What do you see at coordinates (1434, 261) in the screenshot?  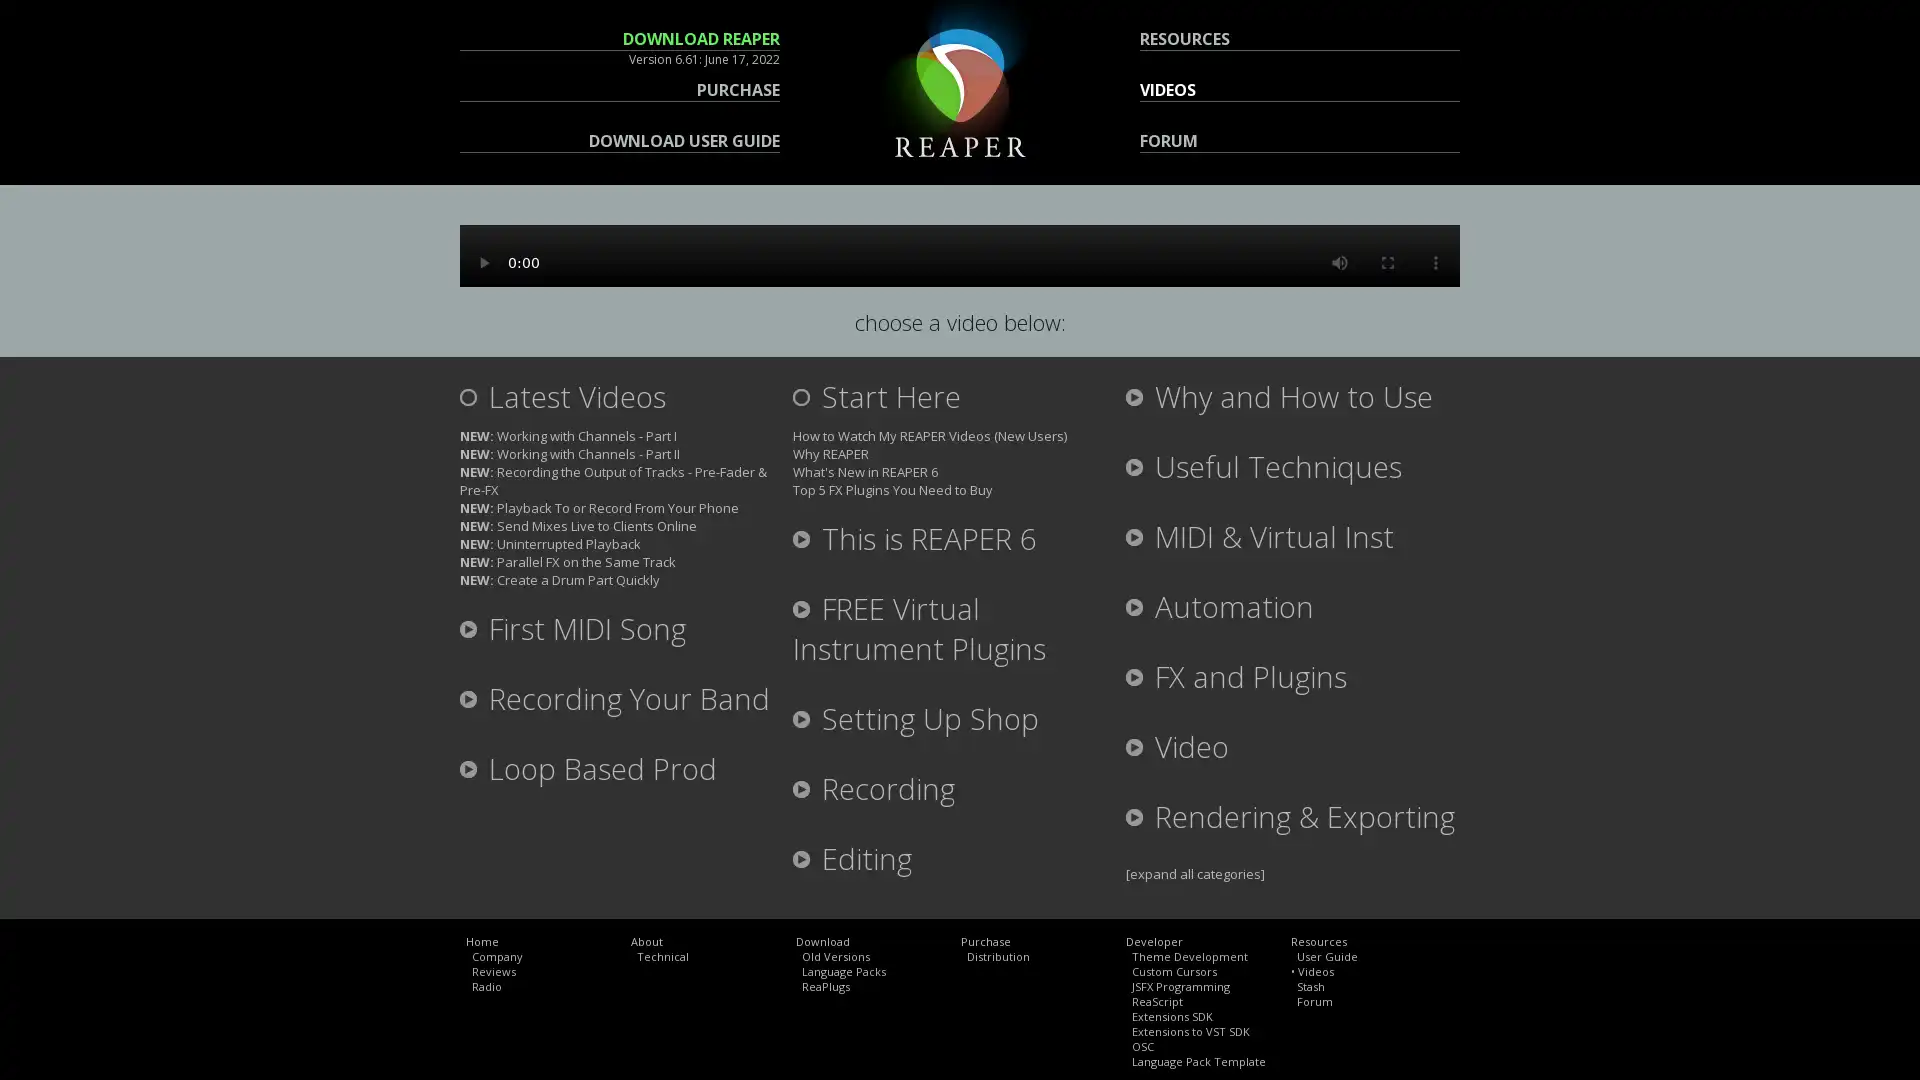 I see `show more media controls` at bounding box center [1434, 261].